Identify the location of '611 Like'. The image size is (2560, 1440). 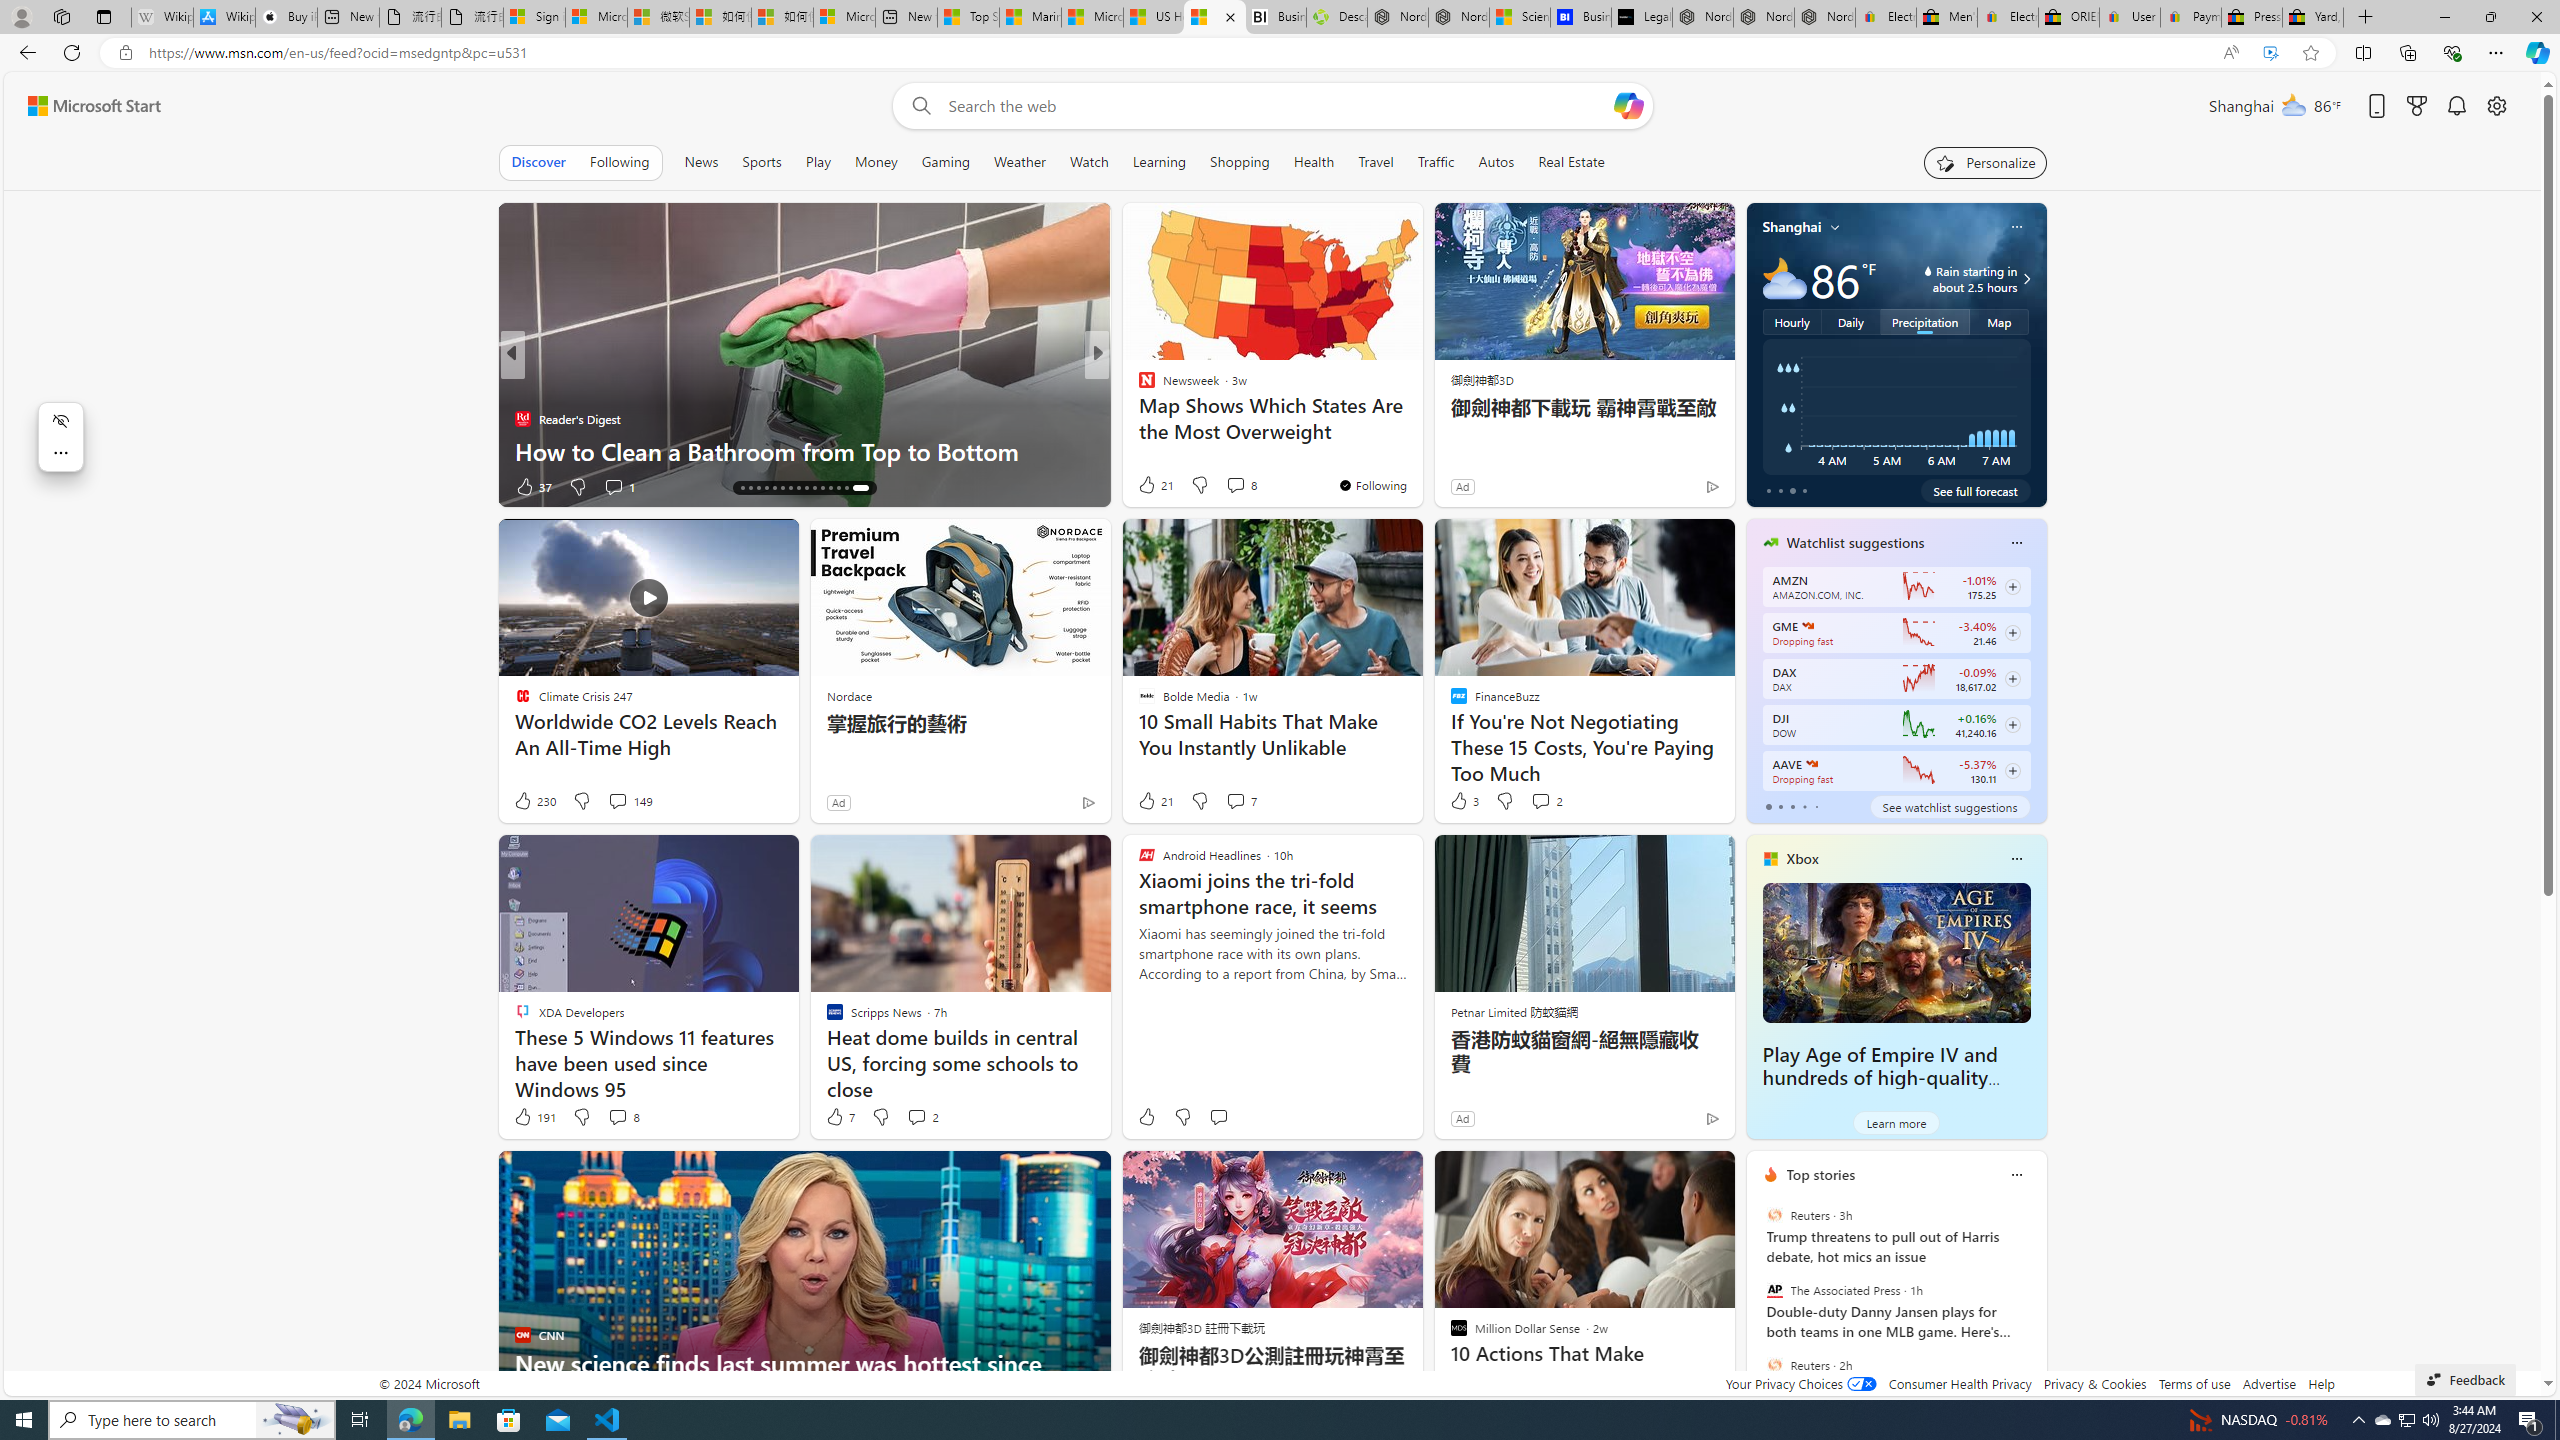
(1151, 486).